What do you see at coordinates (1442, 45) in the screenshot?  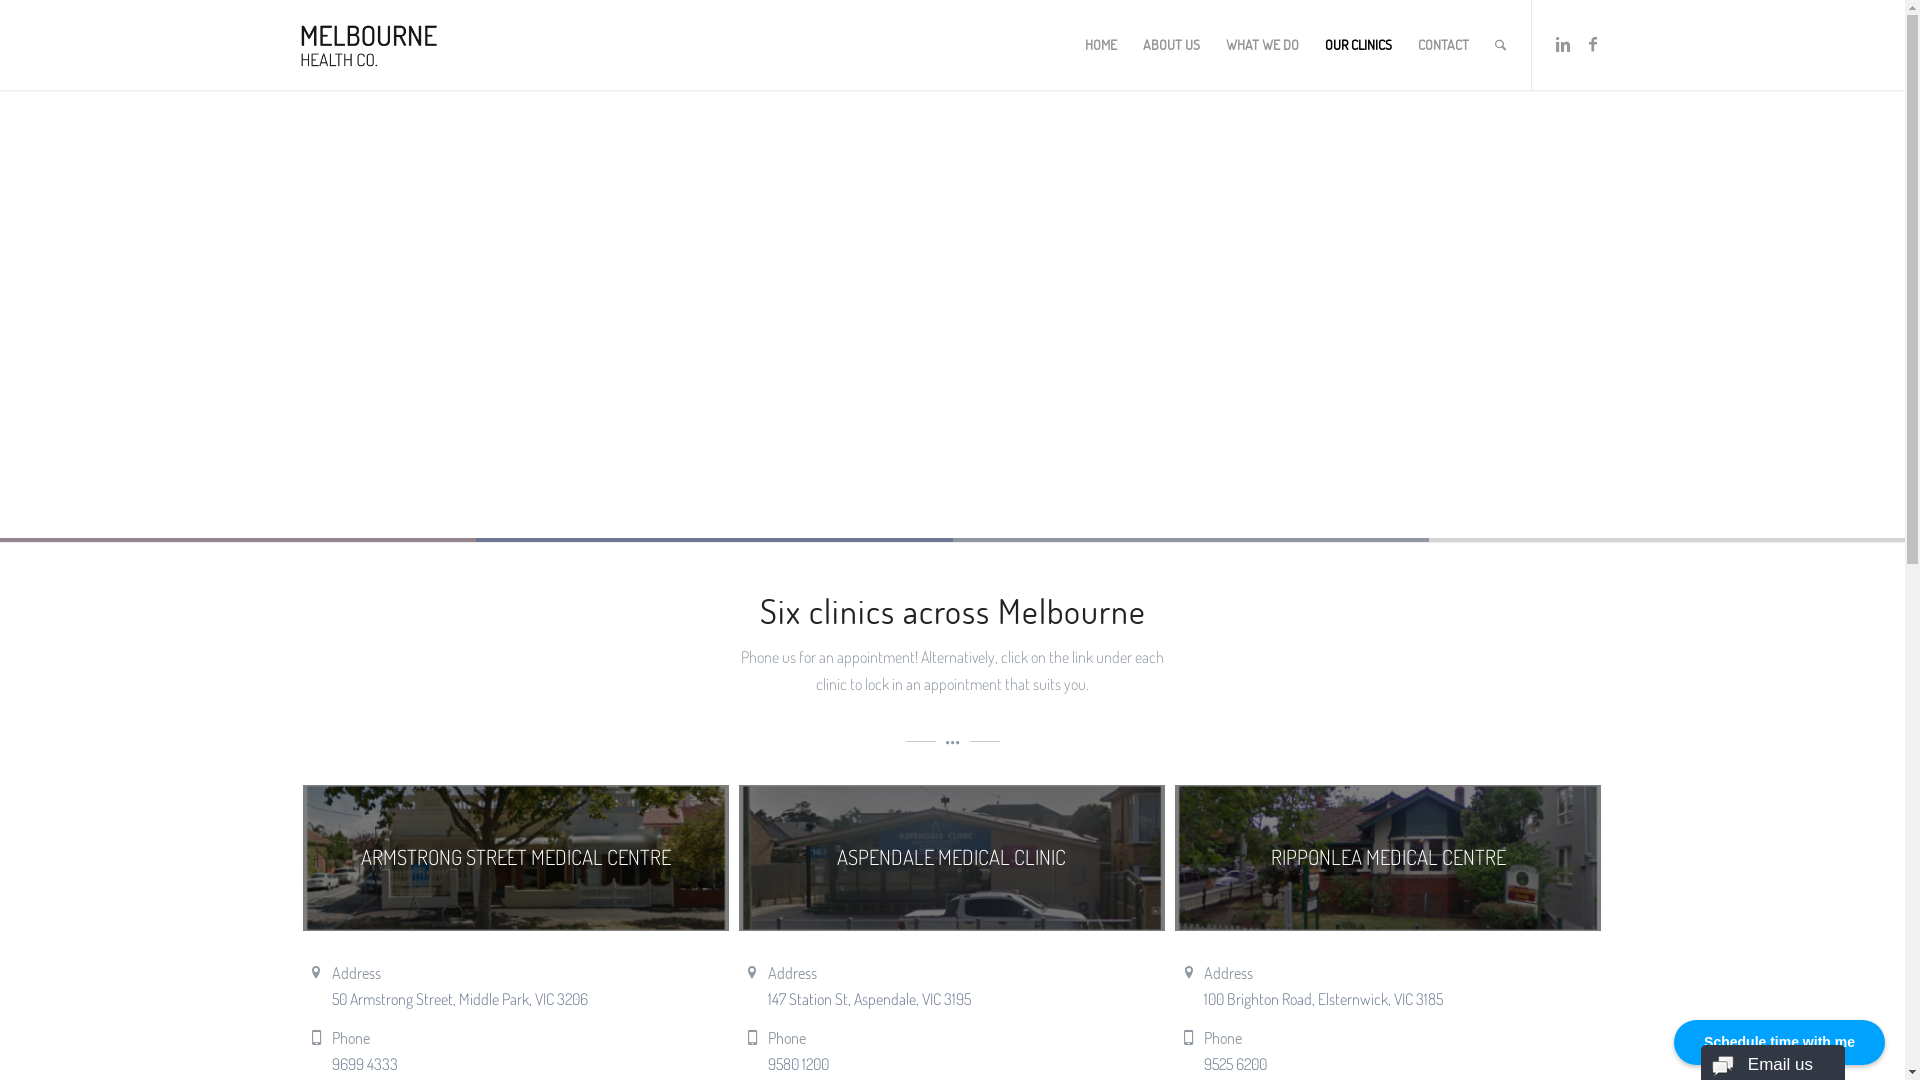 I see `'CONTACT'` at bounding box center [1442, 45].